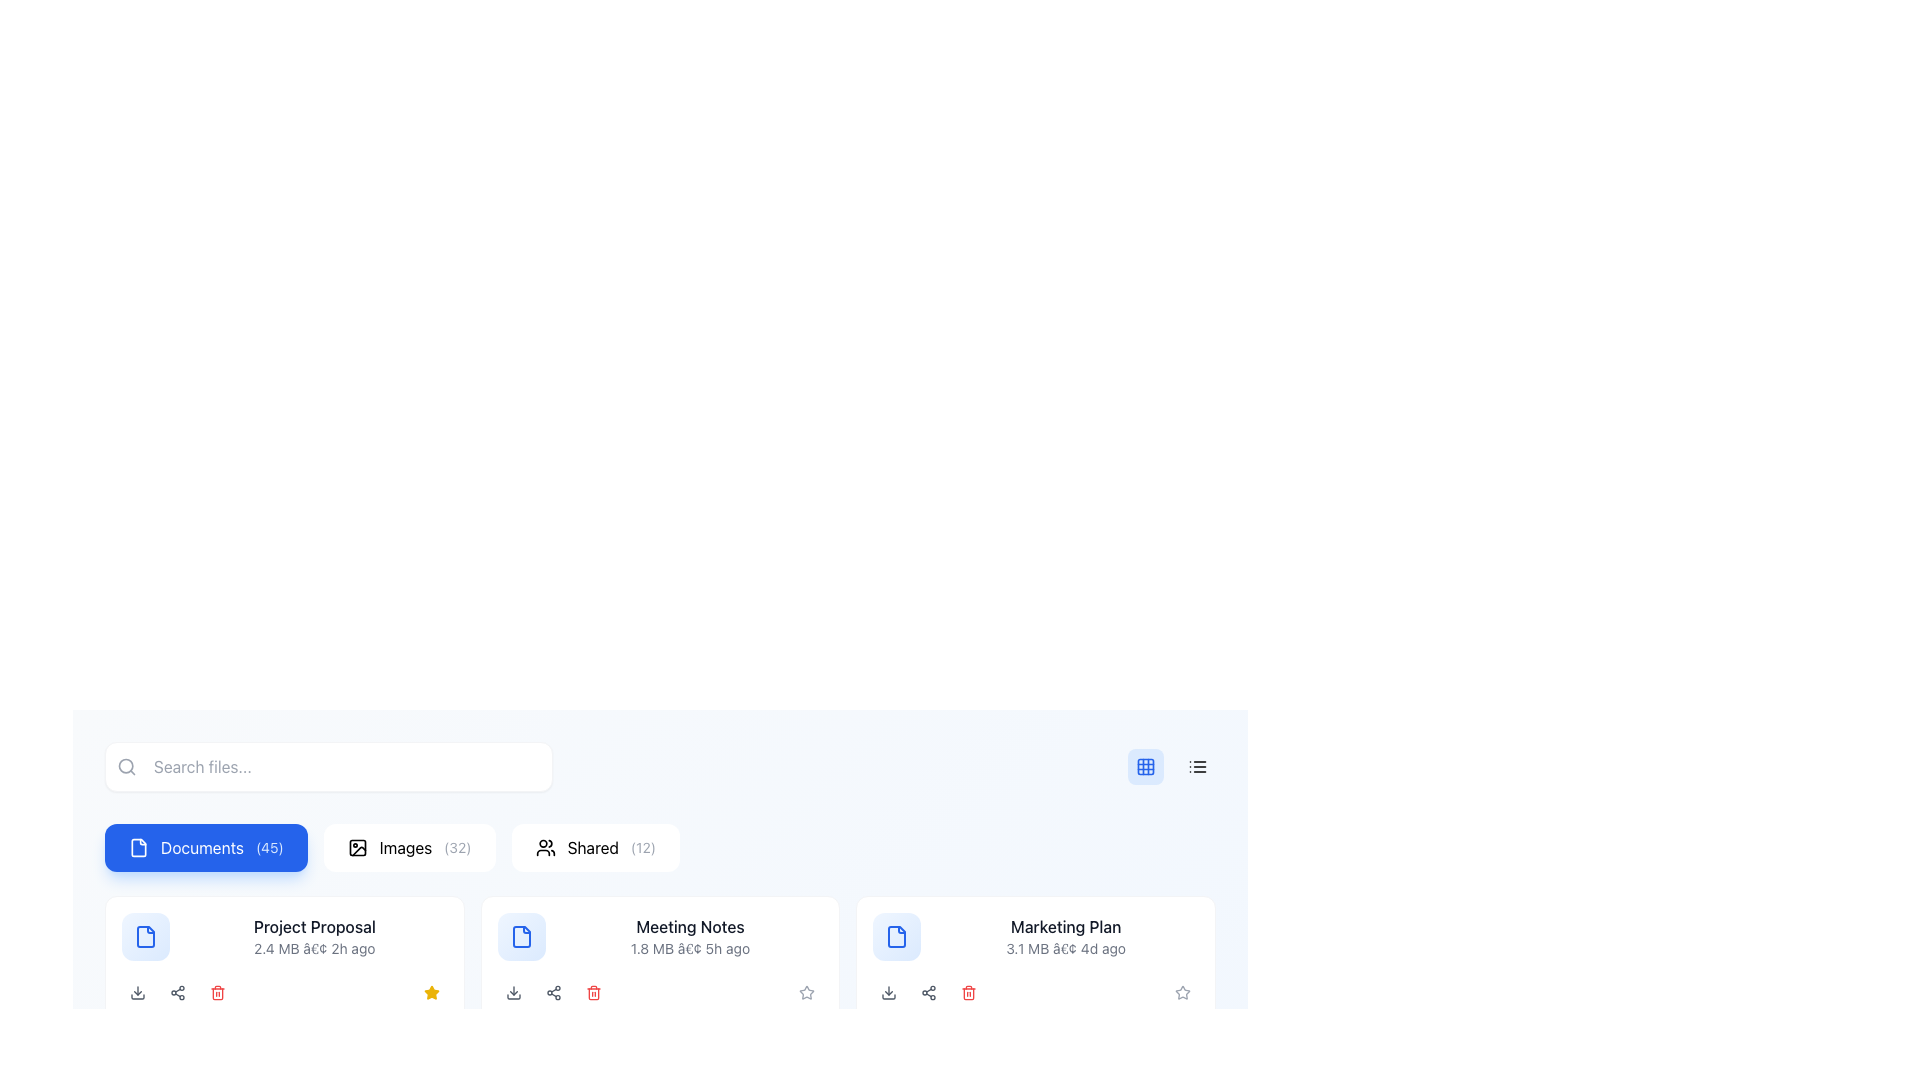 The image size is (1920, 1080). I want to click on the blue-outlined file icon representing a document, located at the rightmost position of the 'Marketing Plan' row, so click(896, 937).